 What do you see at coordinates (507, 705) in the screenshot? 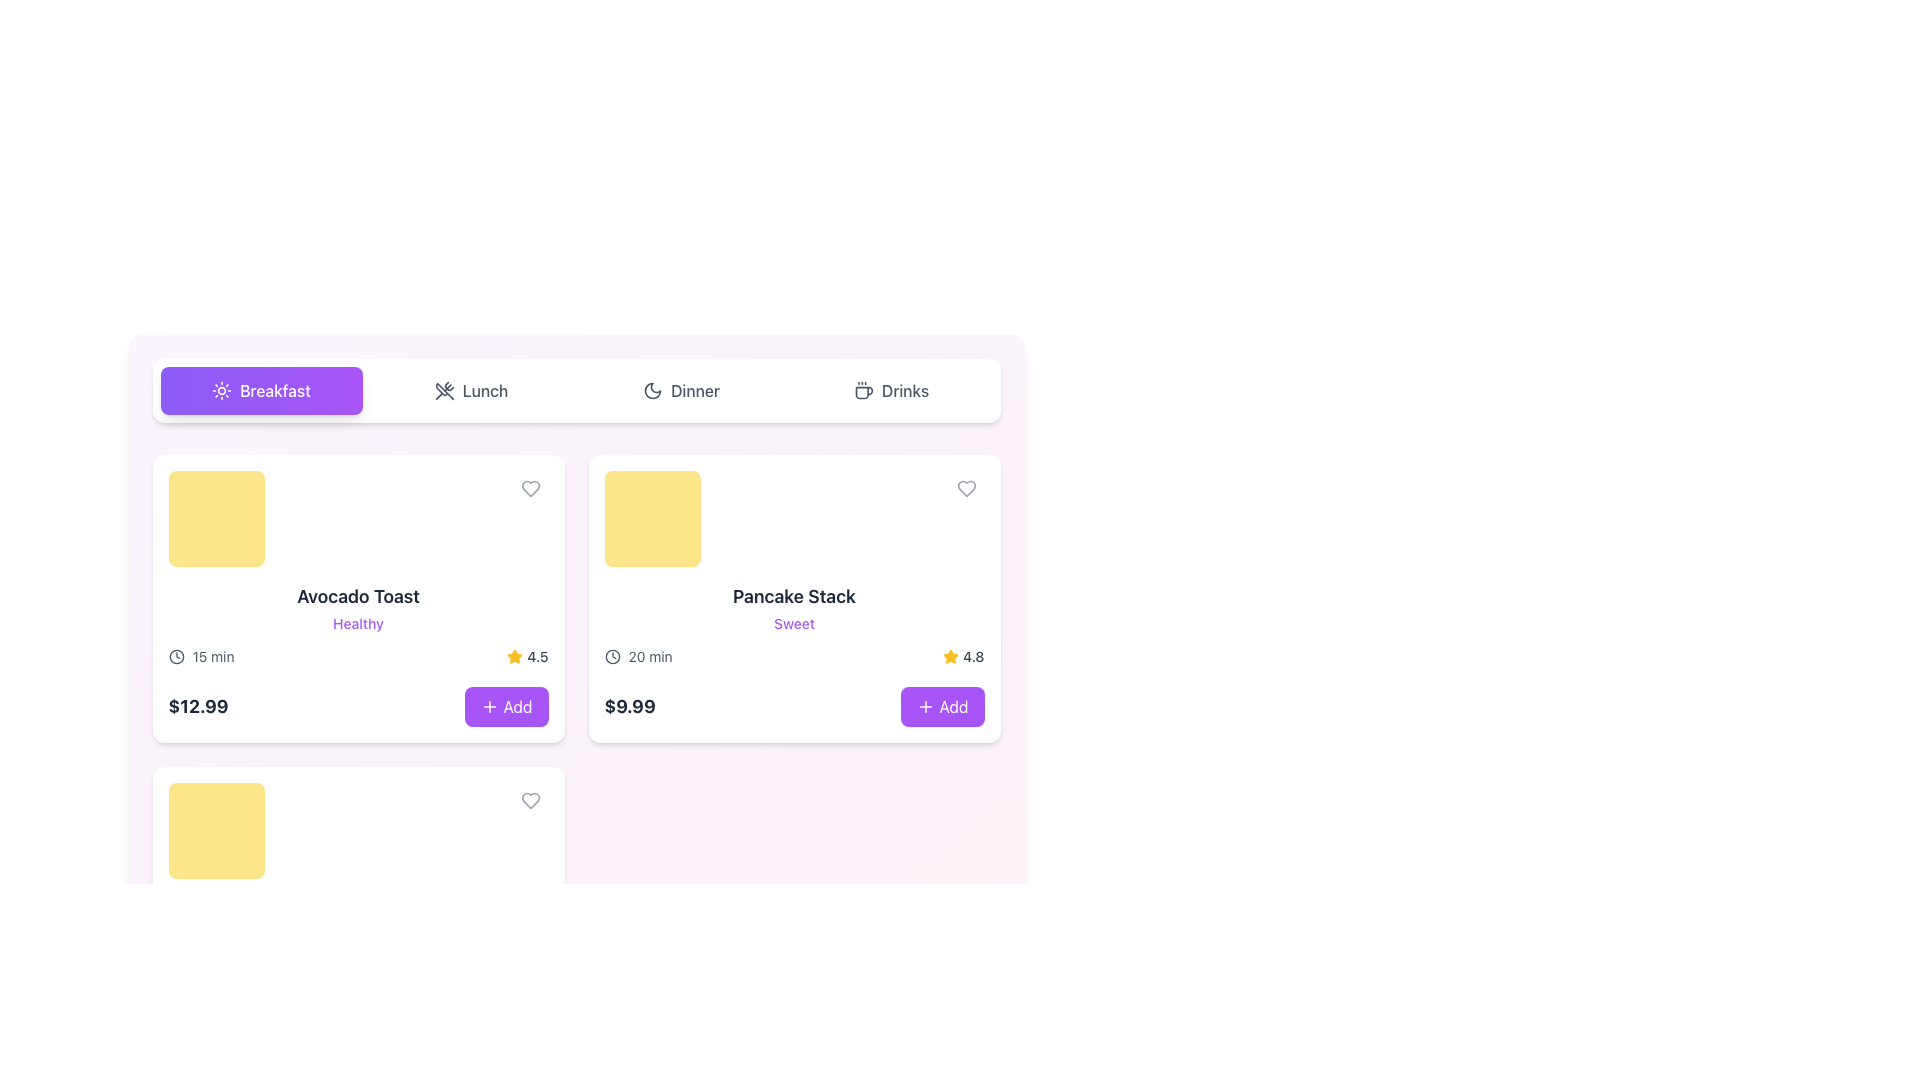
I see `the button that allows the user to add 'Avocado Toast' to their selection, located at the bottom right corner of the first card, below the price label '$12.99'` at bounding box center [507, 705].